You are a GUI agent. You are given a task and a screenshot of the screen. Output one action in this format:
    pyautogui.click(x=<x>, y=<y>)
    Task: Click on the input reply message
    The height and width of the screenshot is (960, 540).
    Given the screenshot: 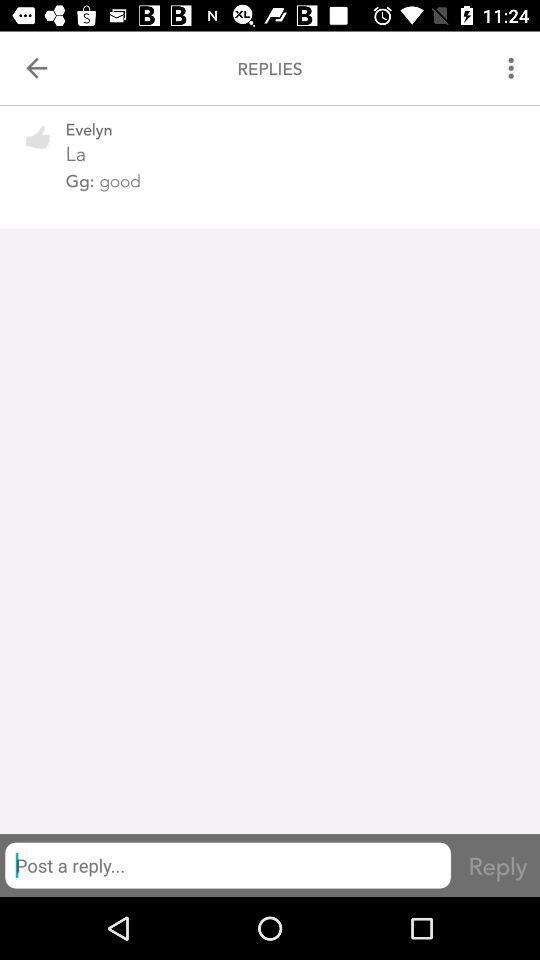 What is the action you would take?
    pyautogui.click(x=226, y=864)
    